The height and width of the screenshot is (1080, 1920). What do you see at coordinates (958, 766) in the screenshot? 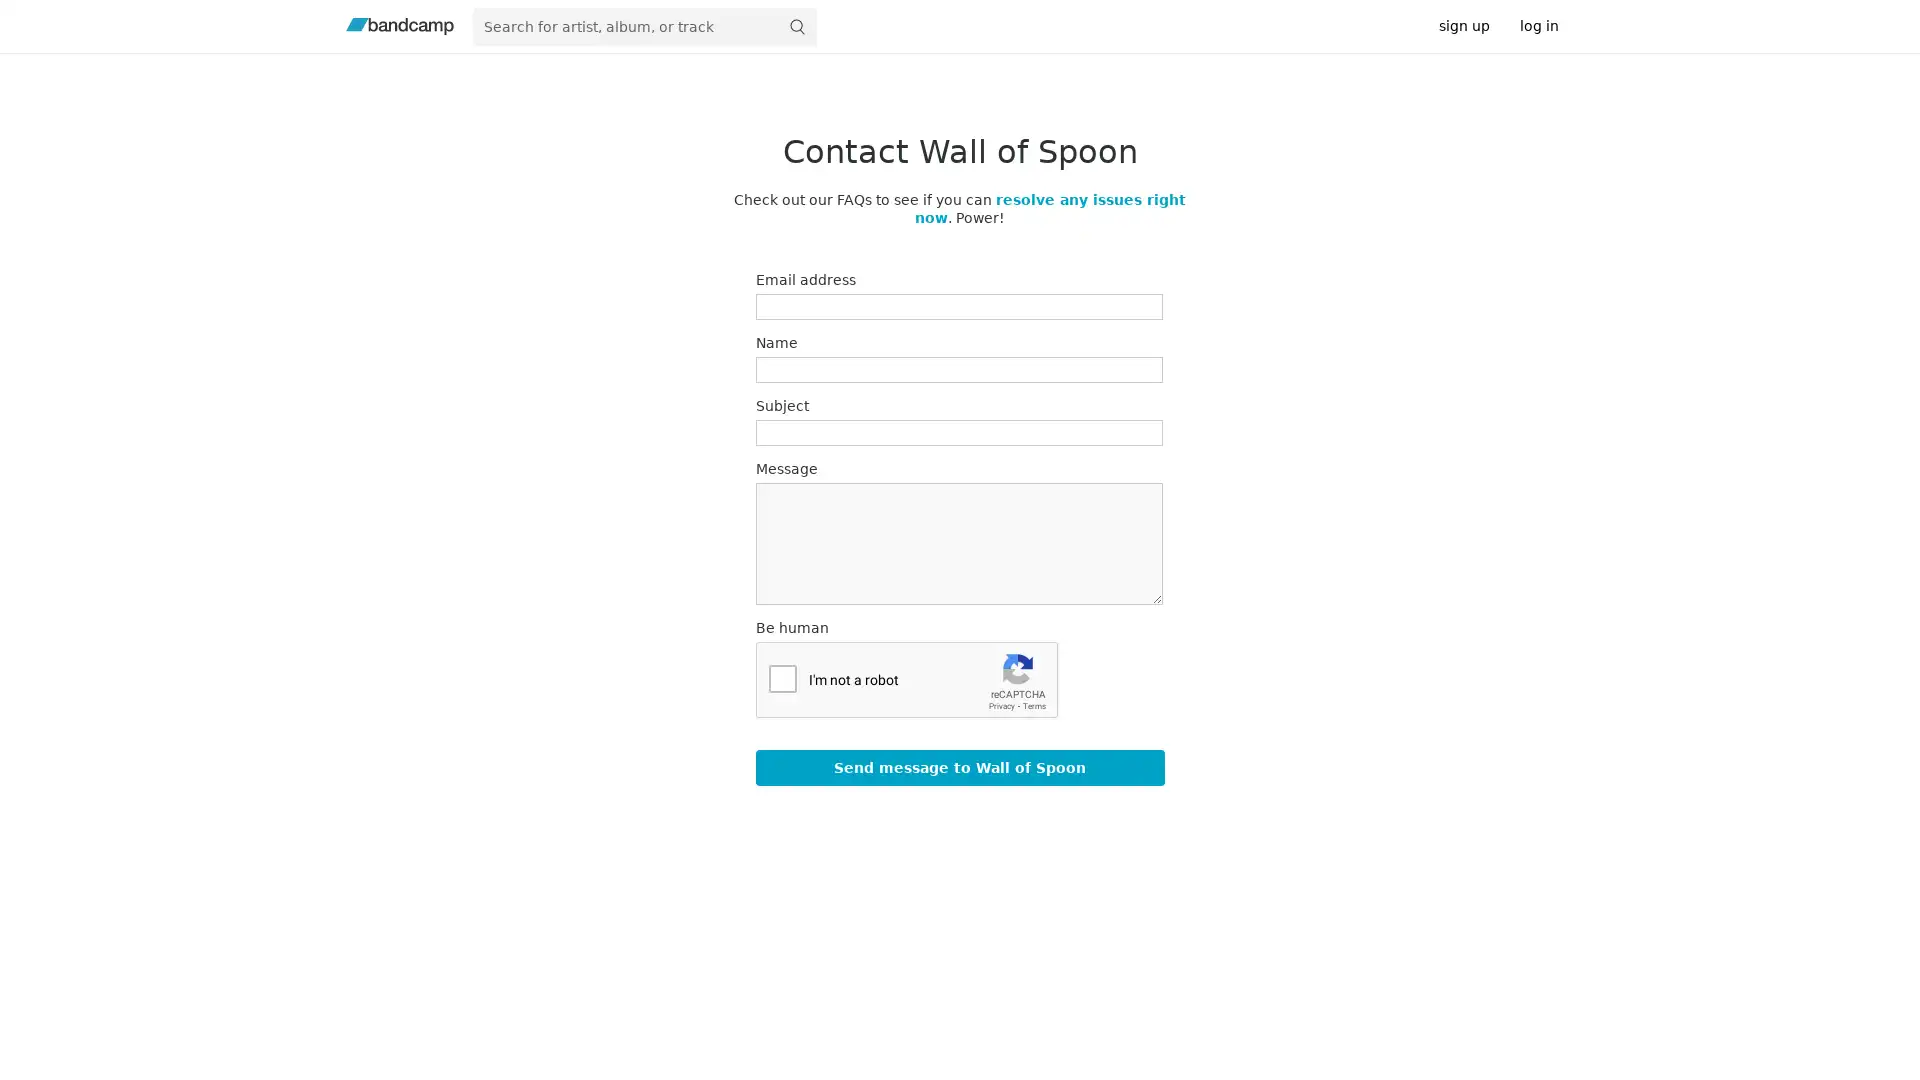
I see `Send message to Wall of Spoon` at bounding box center [958, 766].